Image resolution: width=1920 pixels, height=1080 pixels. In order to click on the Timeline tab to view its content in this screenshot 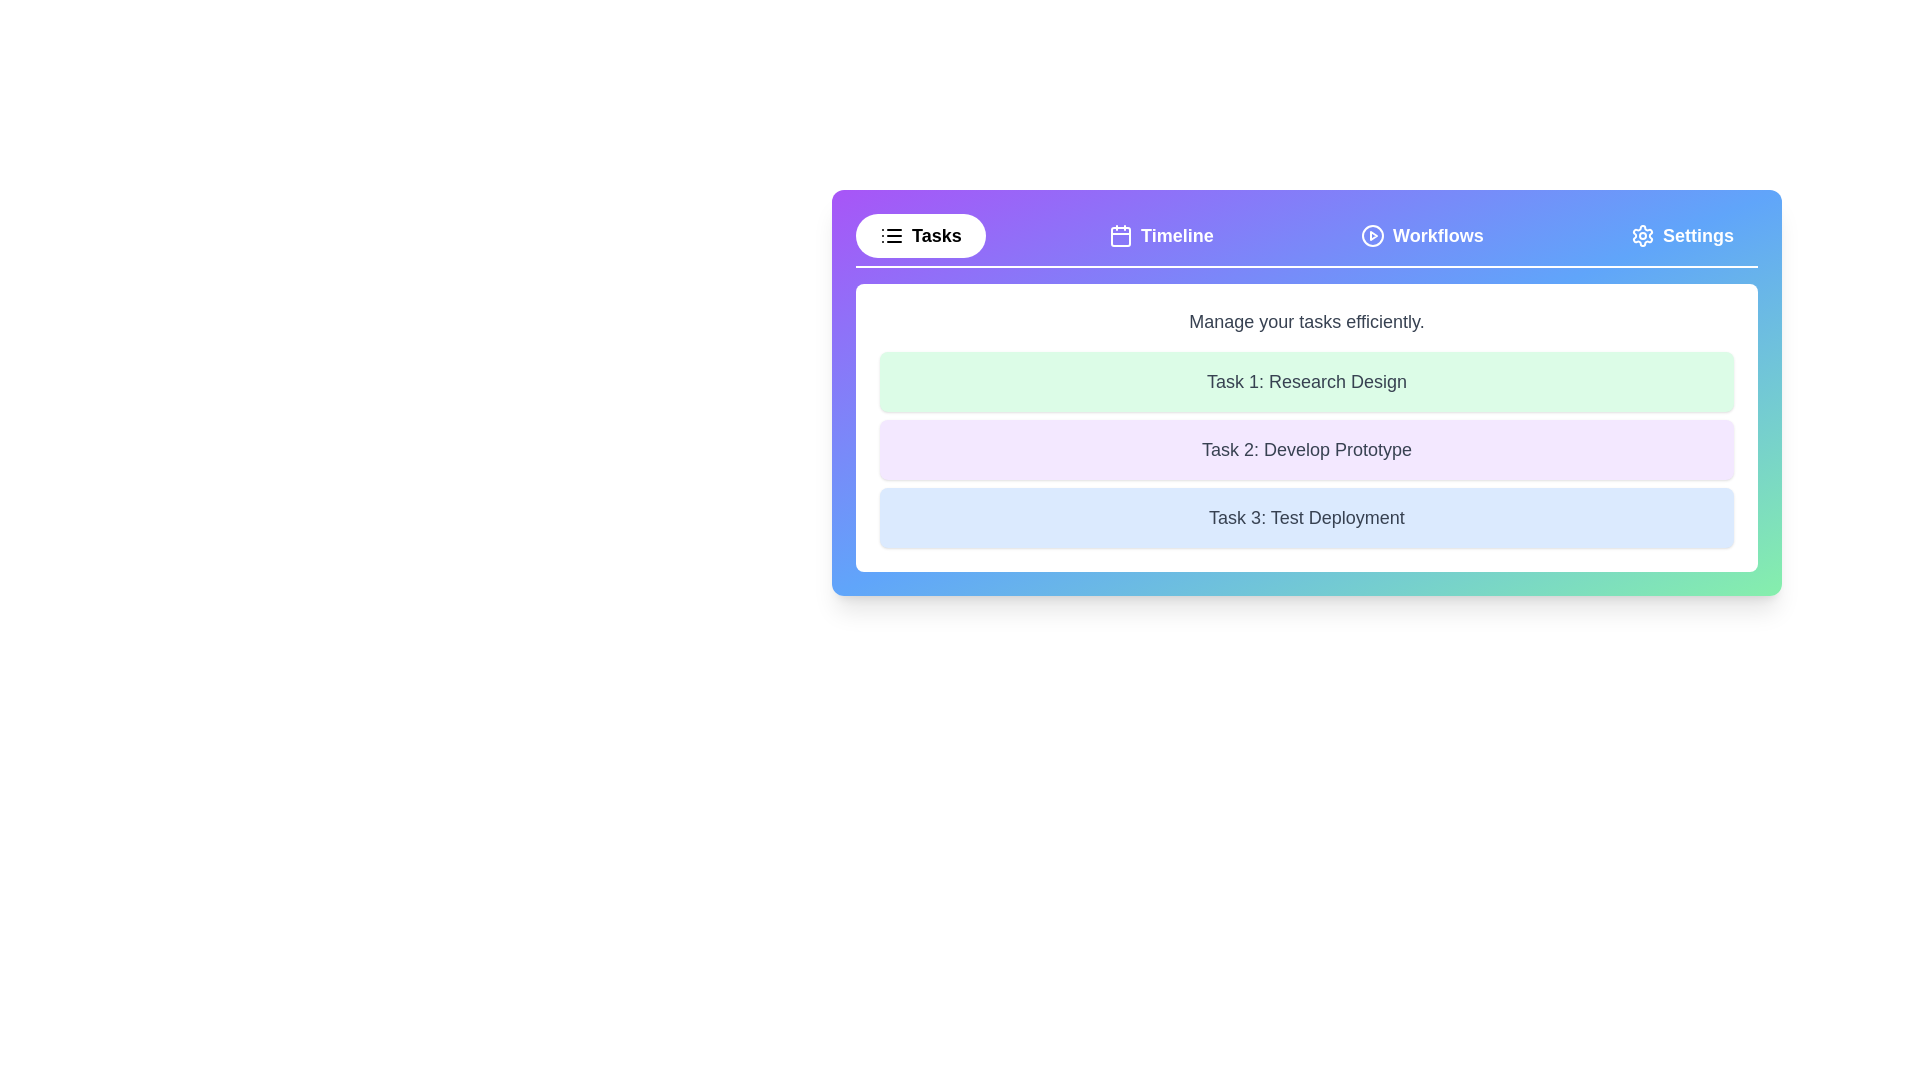, I will do `click(1161, 234)`.